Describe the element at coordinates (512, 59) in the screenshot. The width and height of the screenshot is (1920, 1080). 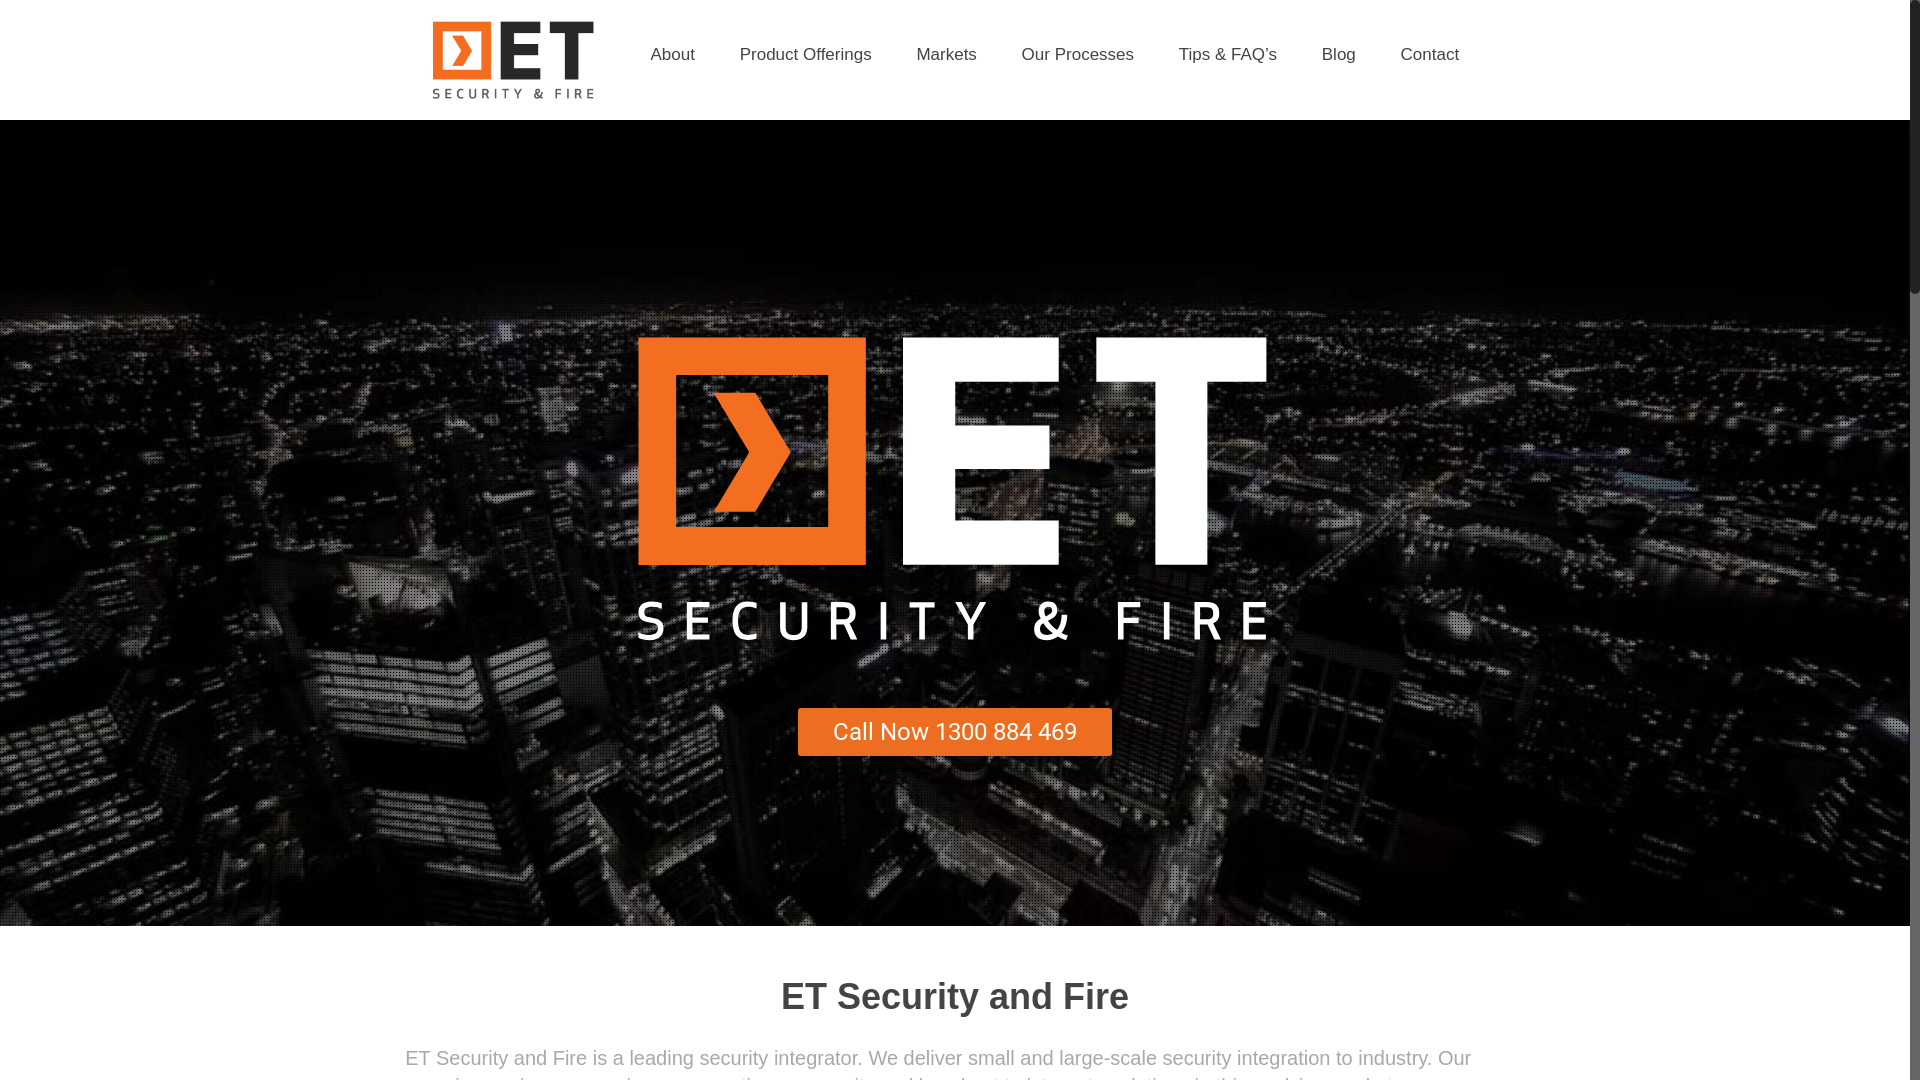
I see `'ET Security'` at that location.